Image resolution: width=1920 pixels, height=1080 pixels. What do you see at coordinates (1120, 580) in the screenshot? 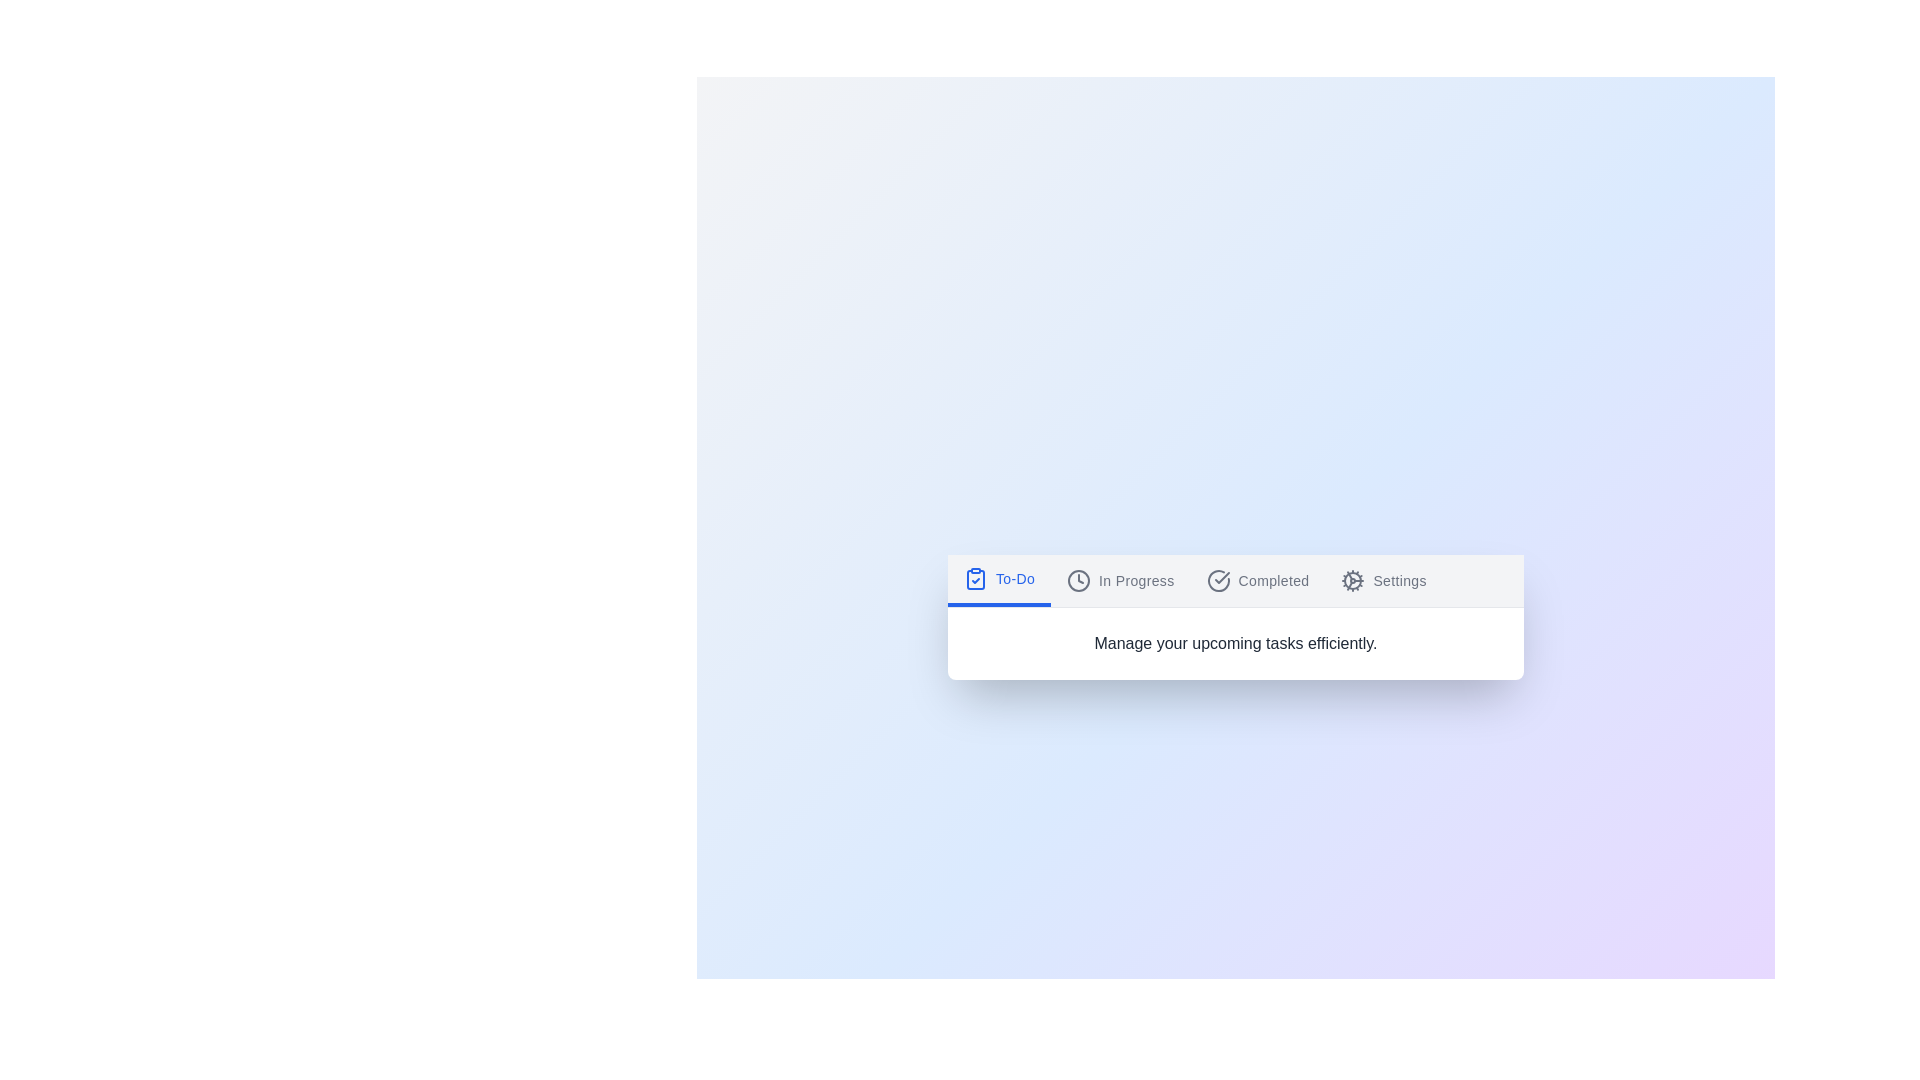
I see `the In Progress tab to switch to the corresponding section` at bounding box center [1120, 580].